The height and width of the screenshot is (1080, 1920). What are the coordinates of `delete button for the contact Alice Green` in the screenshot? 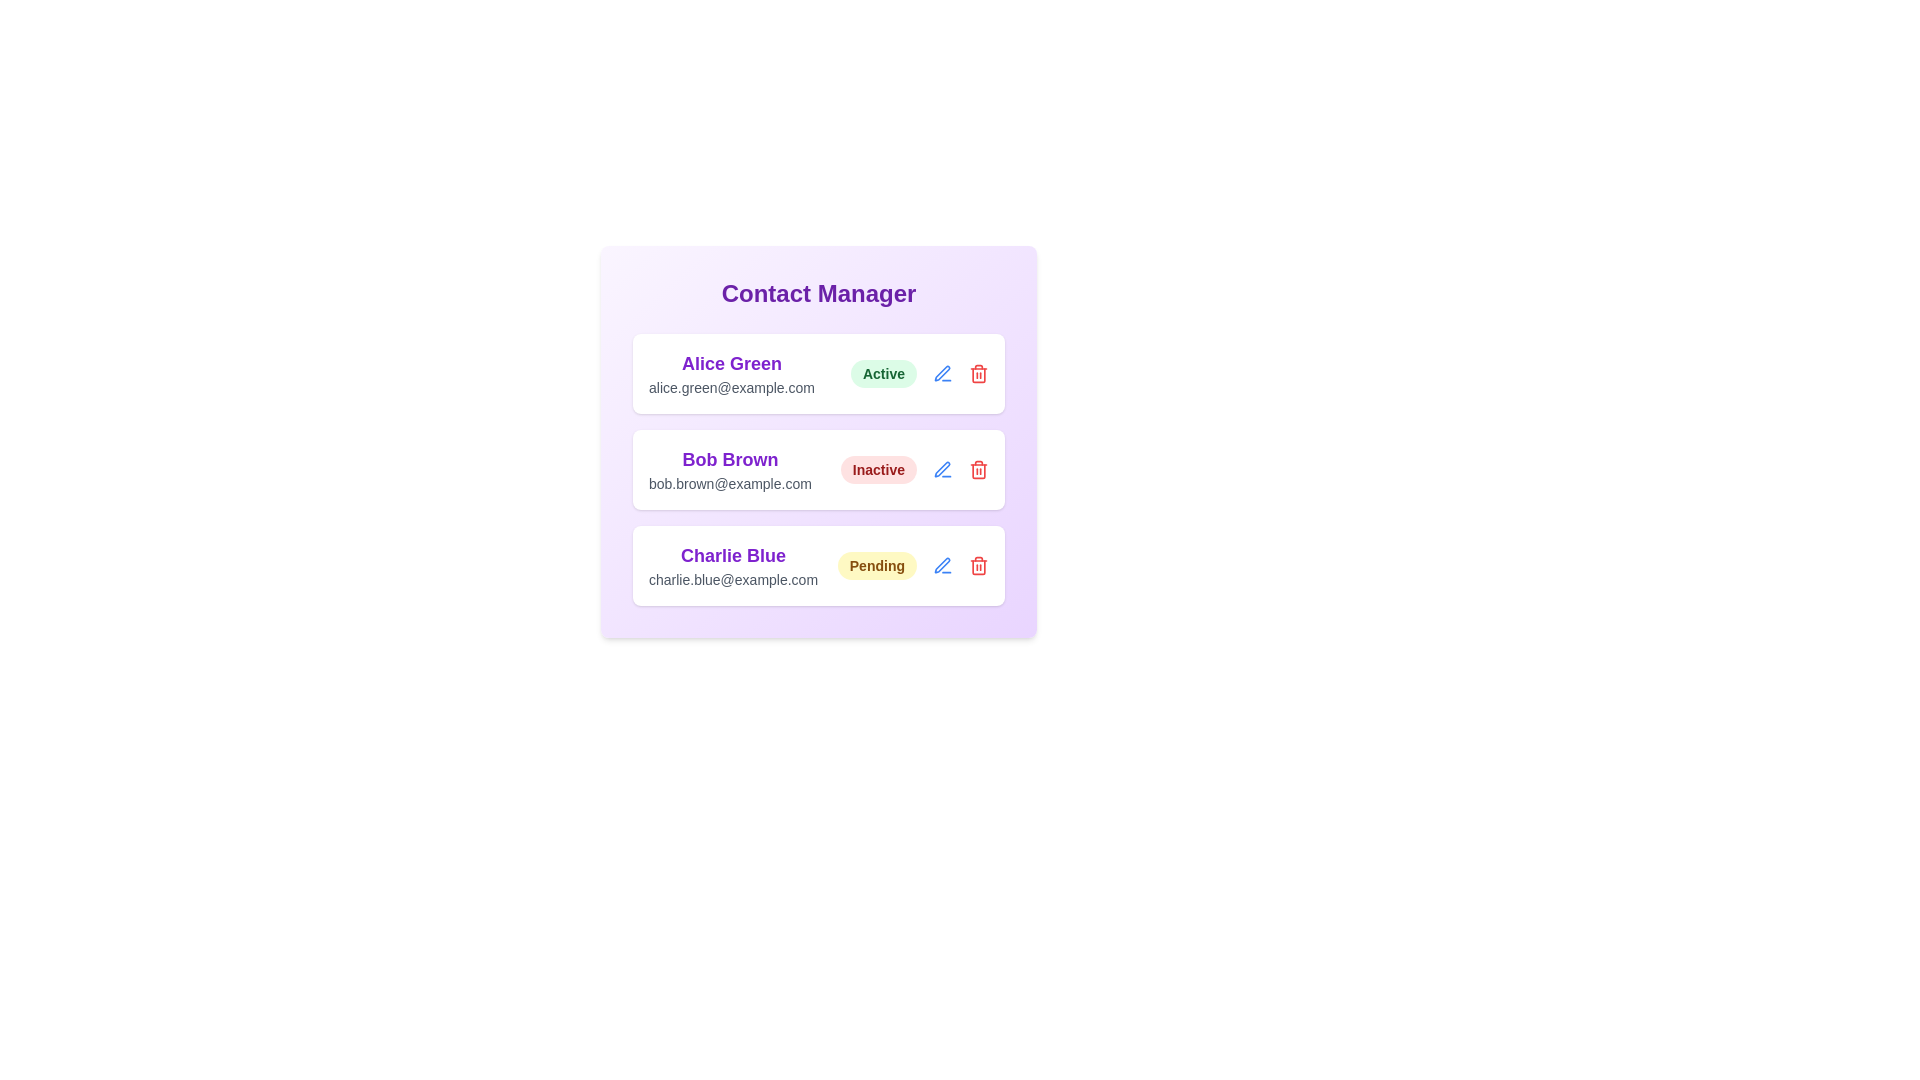 It's located at (979, 374).